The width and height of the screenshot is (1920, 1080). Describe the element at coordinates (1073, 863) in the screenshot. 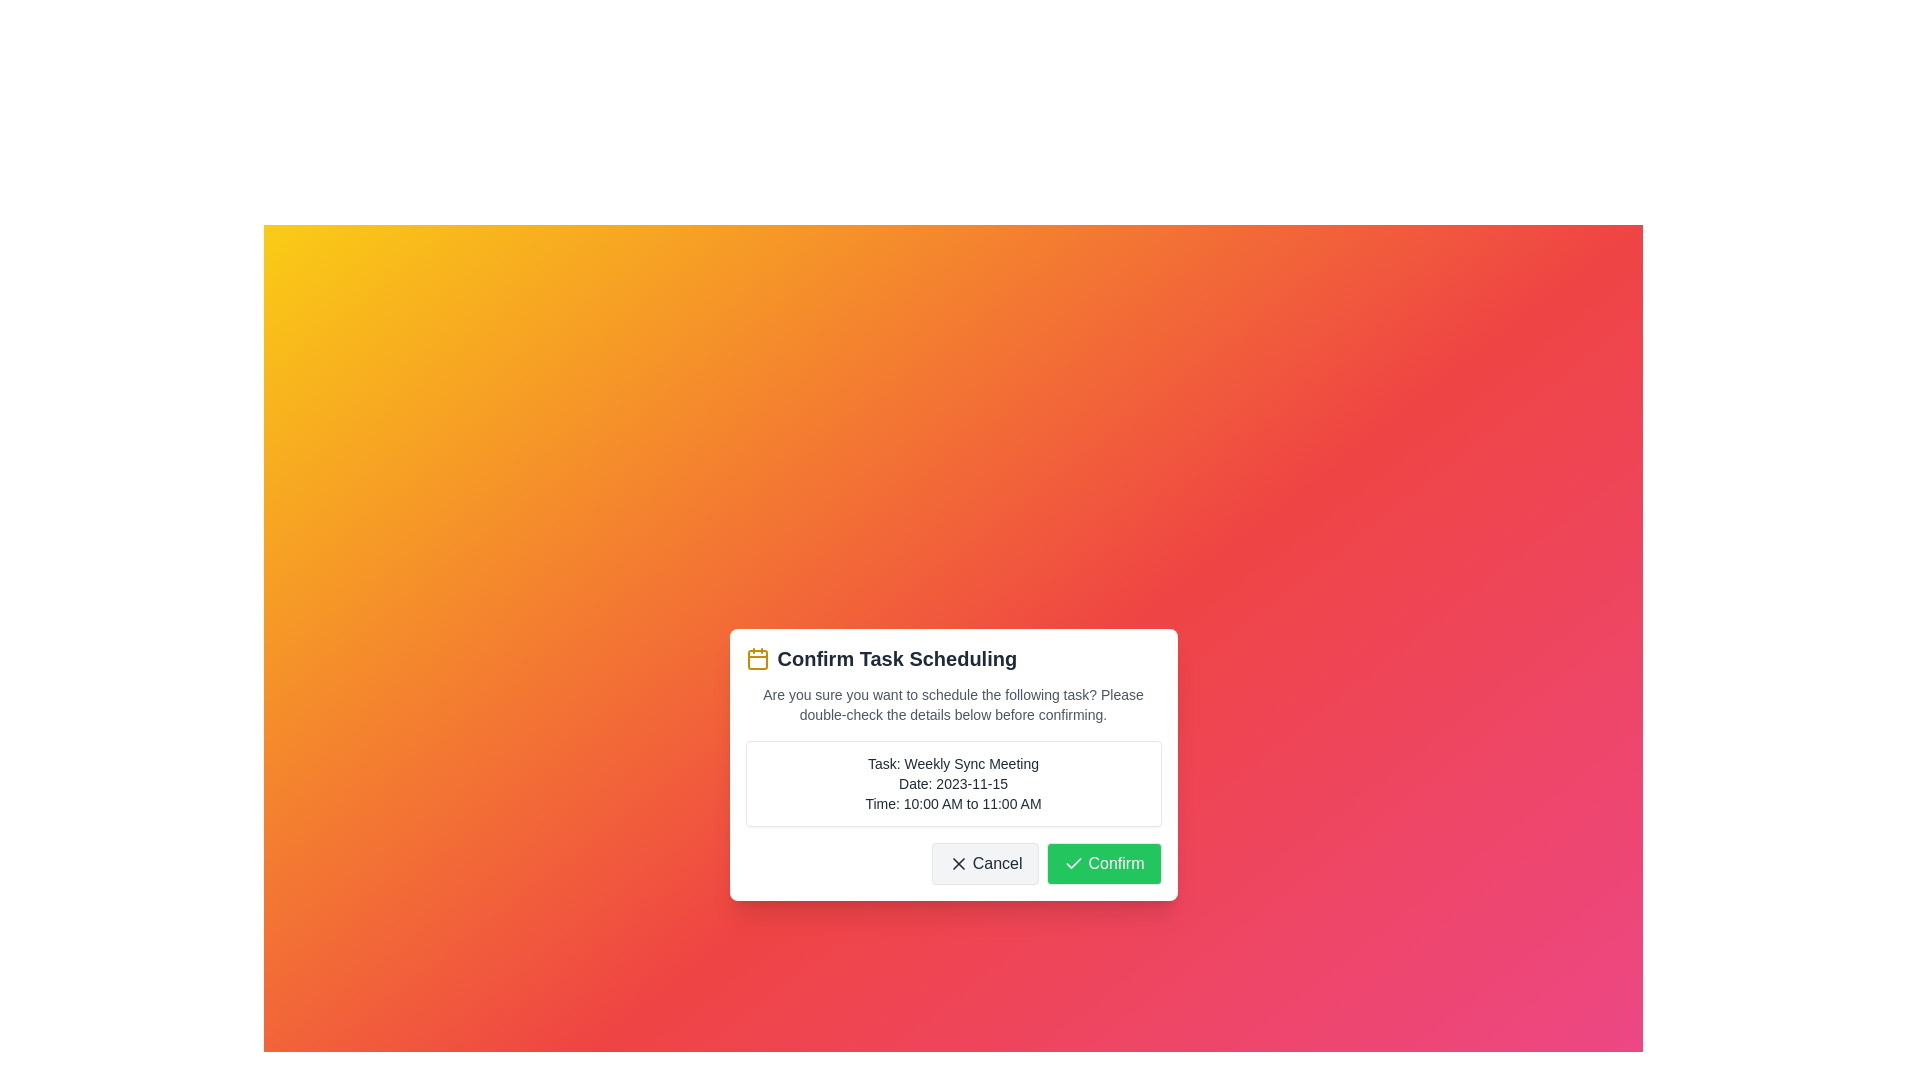

I see `the checkmark icon located inside the green 'Confirm' button at the bottom-right corner of the dialog box` at that location.